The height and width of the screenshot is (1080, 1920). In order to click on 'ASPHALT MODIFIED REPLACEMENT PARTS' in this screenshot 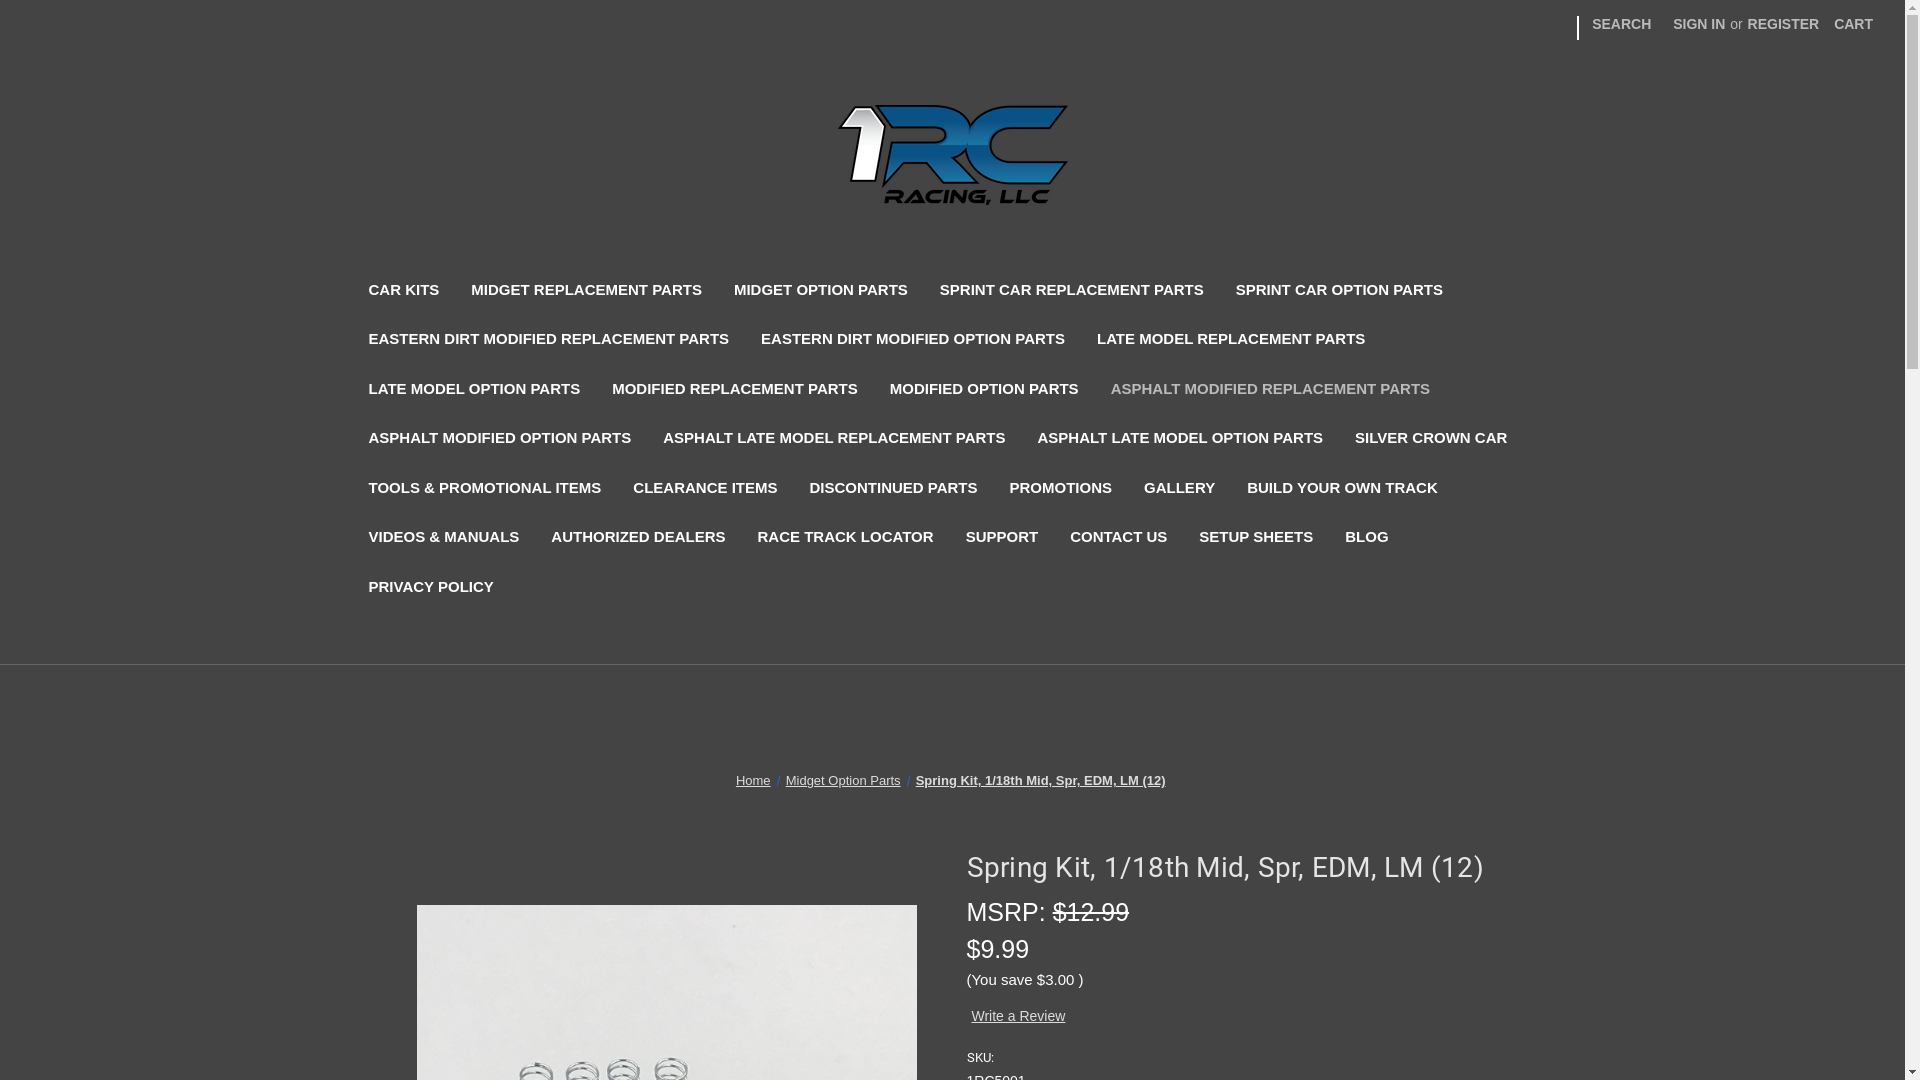, I will do `click(1093, 391)`.